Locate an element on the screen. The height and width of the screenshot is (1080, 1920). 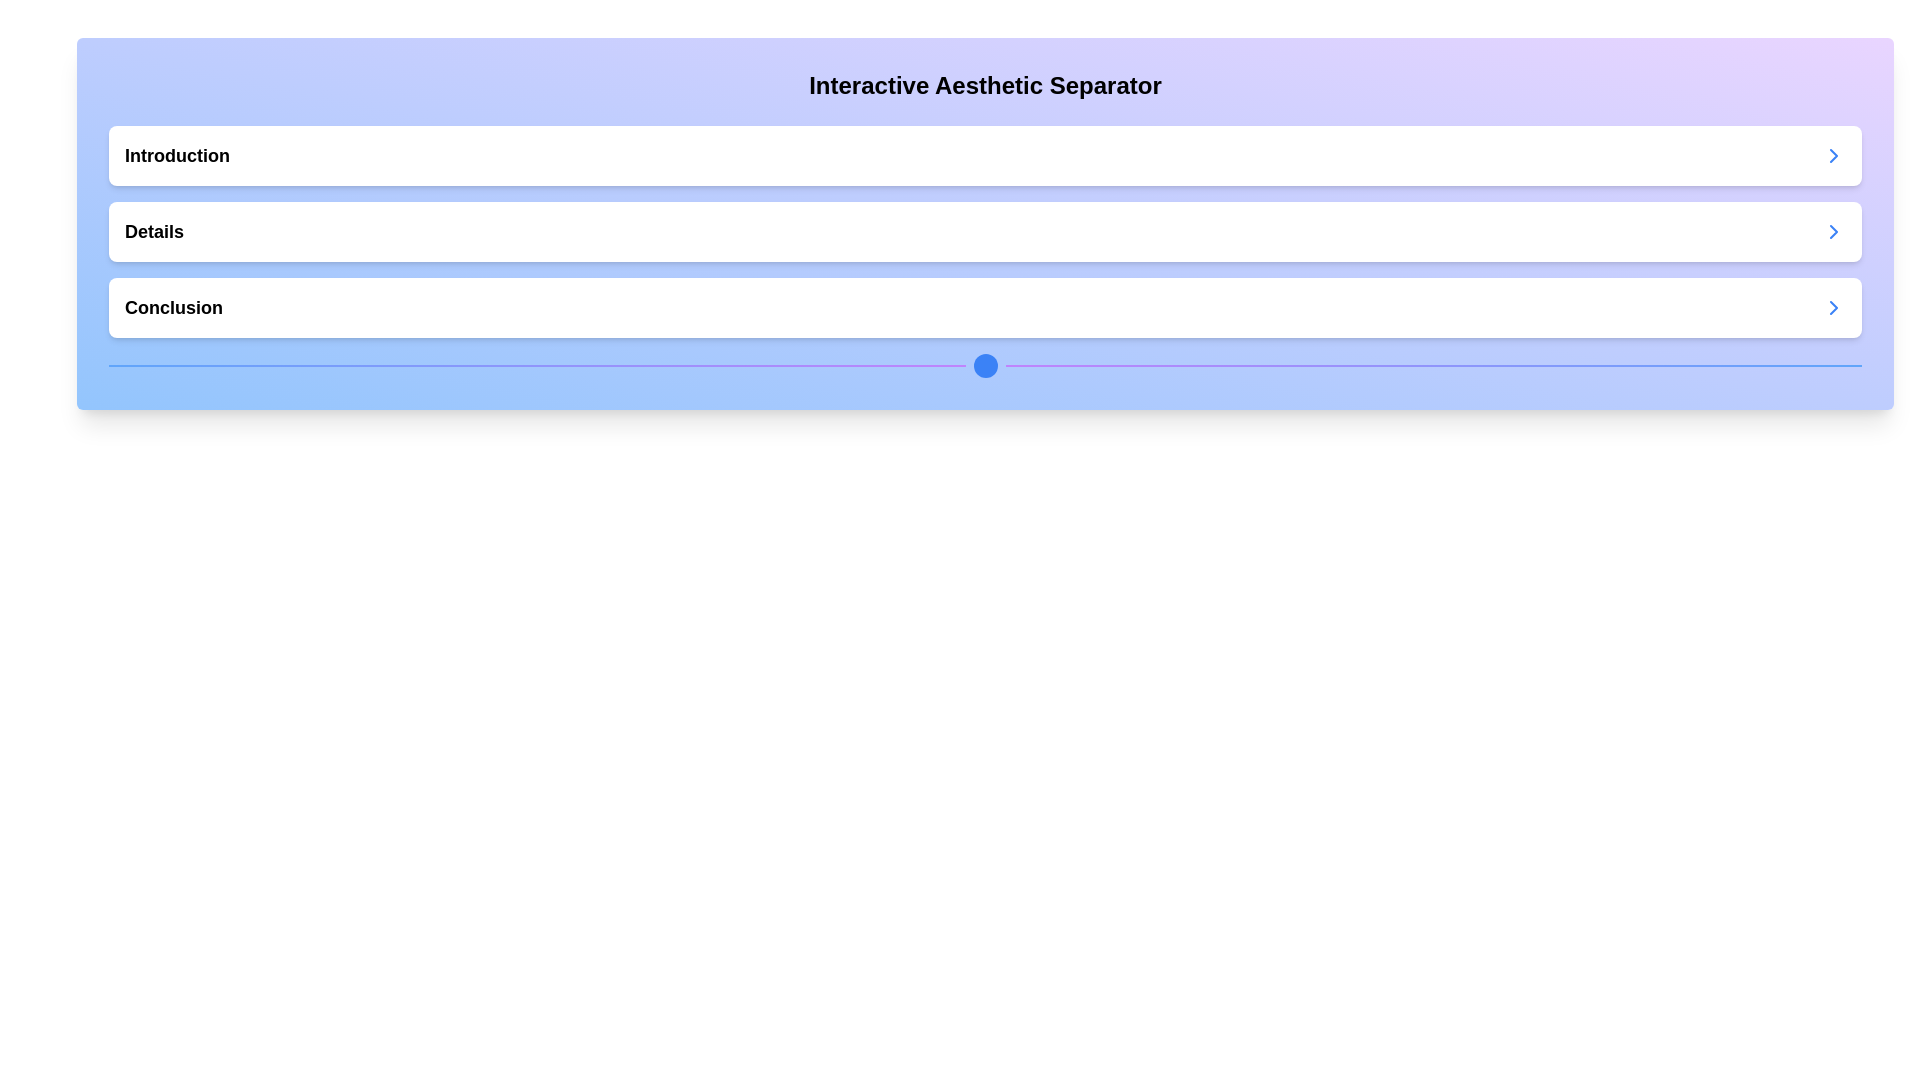
the Text label that serves as a heading for a section, located in the middle row of a vertical list, with a right-facing chevron icon to its far right is located at coordinates (153, 230).